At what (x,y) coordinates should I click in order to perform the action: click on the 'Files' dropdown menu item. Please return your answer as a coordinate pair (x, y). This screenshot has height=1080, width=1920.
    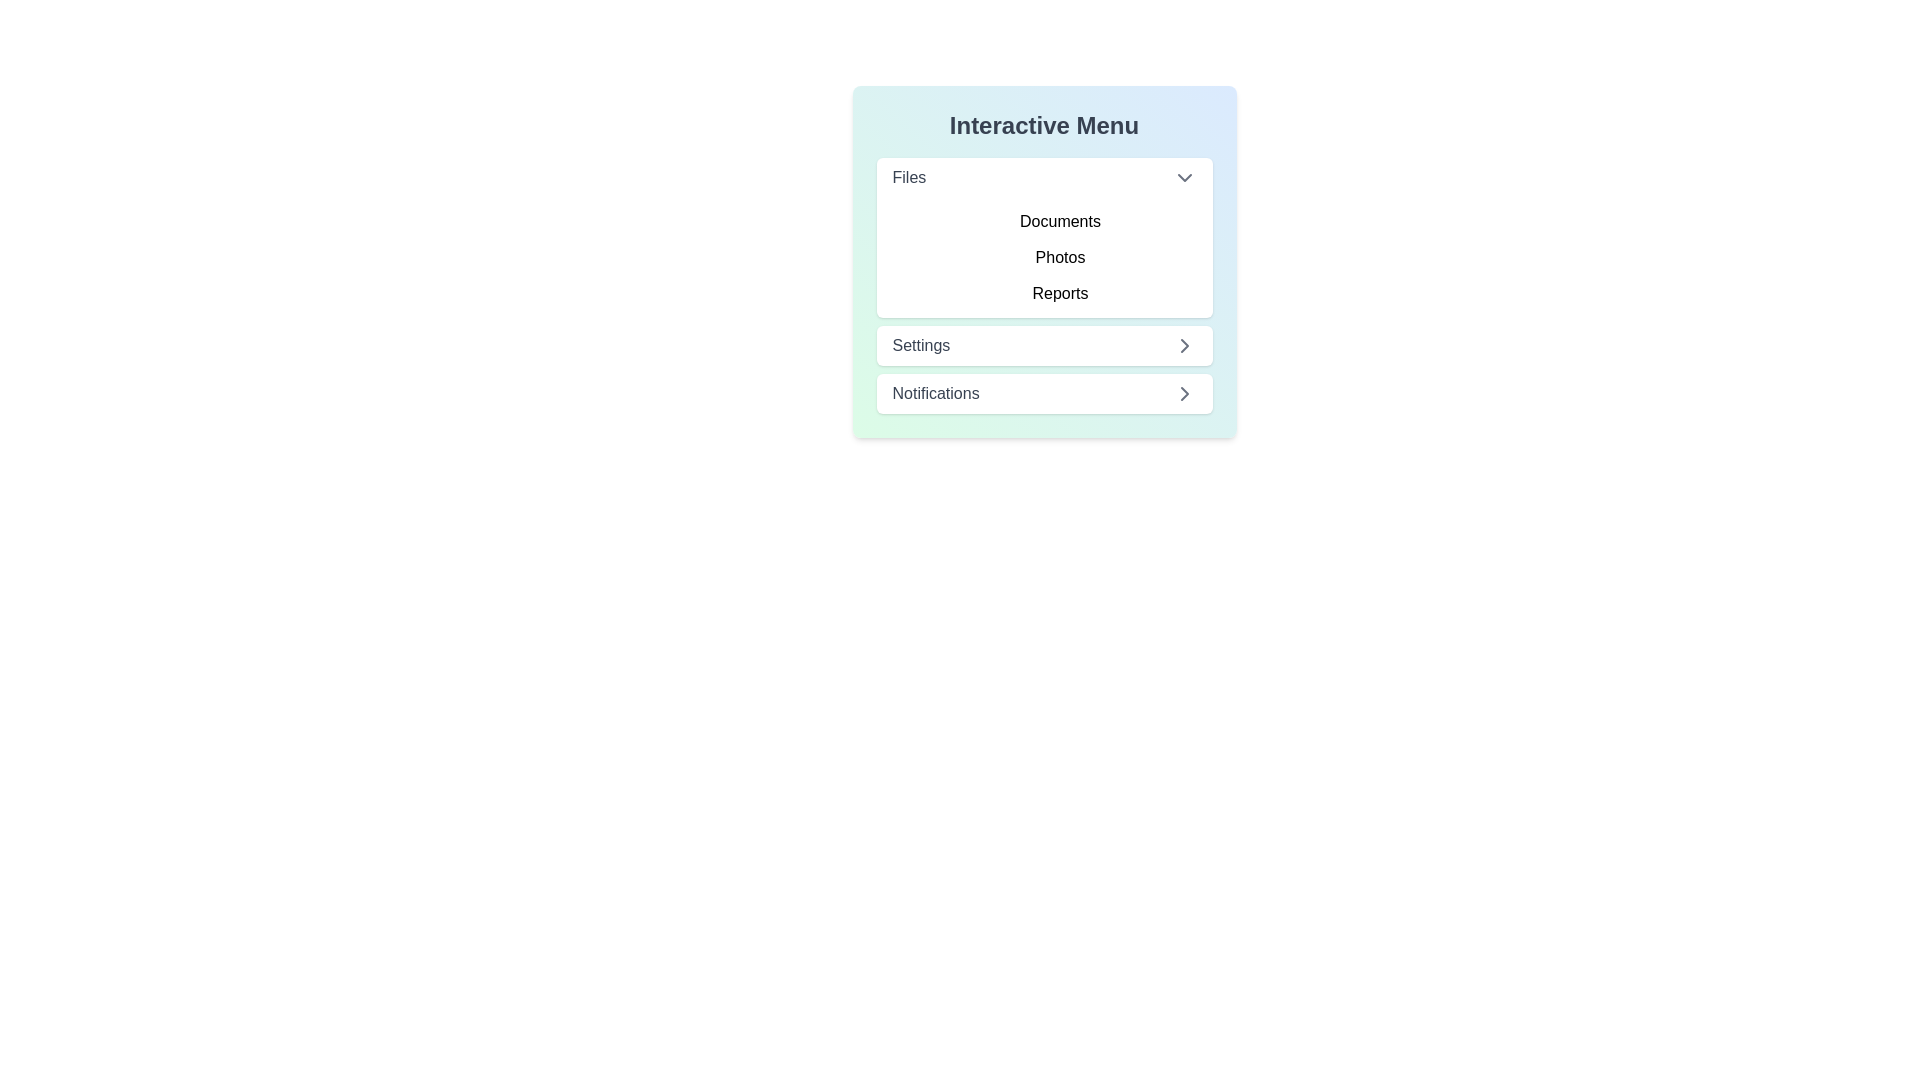
    Looking at the image, I should click on (1043, 176).